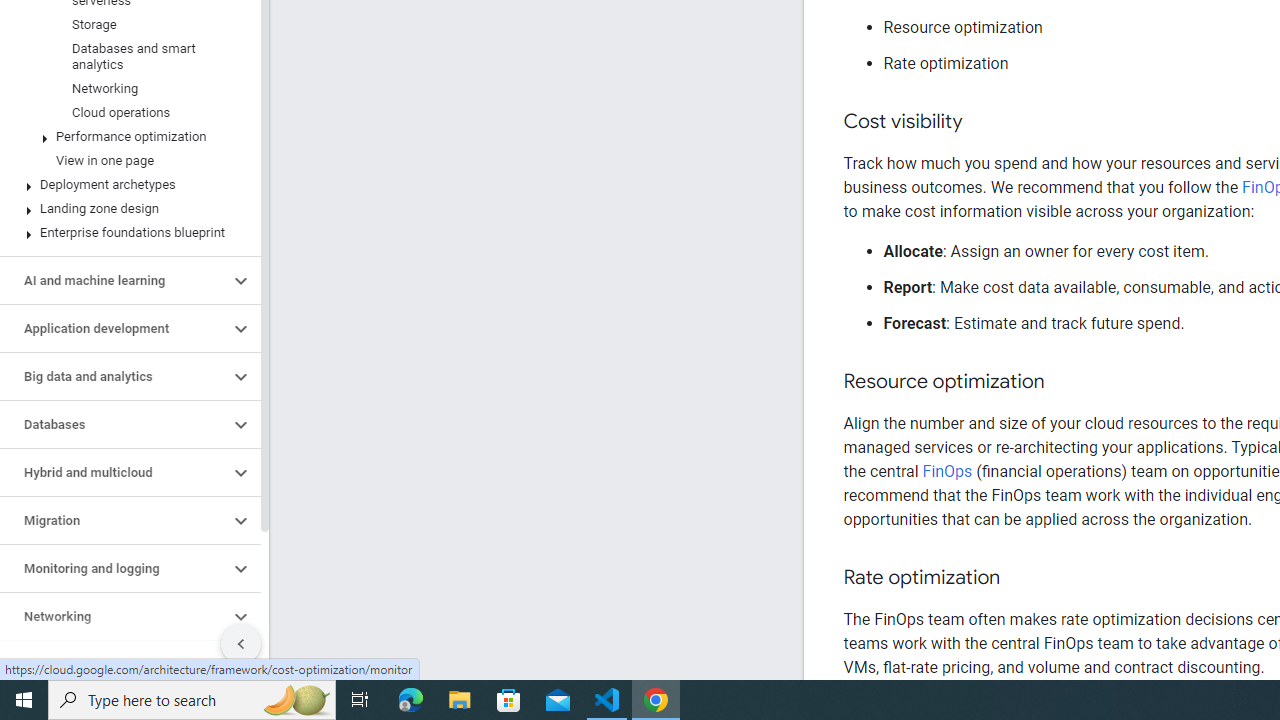 This screenshot has height=720, width=1280. I want to click on 'Copy link to this section: Cost visibility', so click(983, 122).